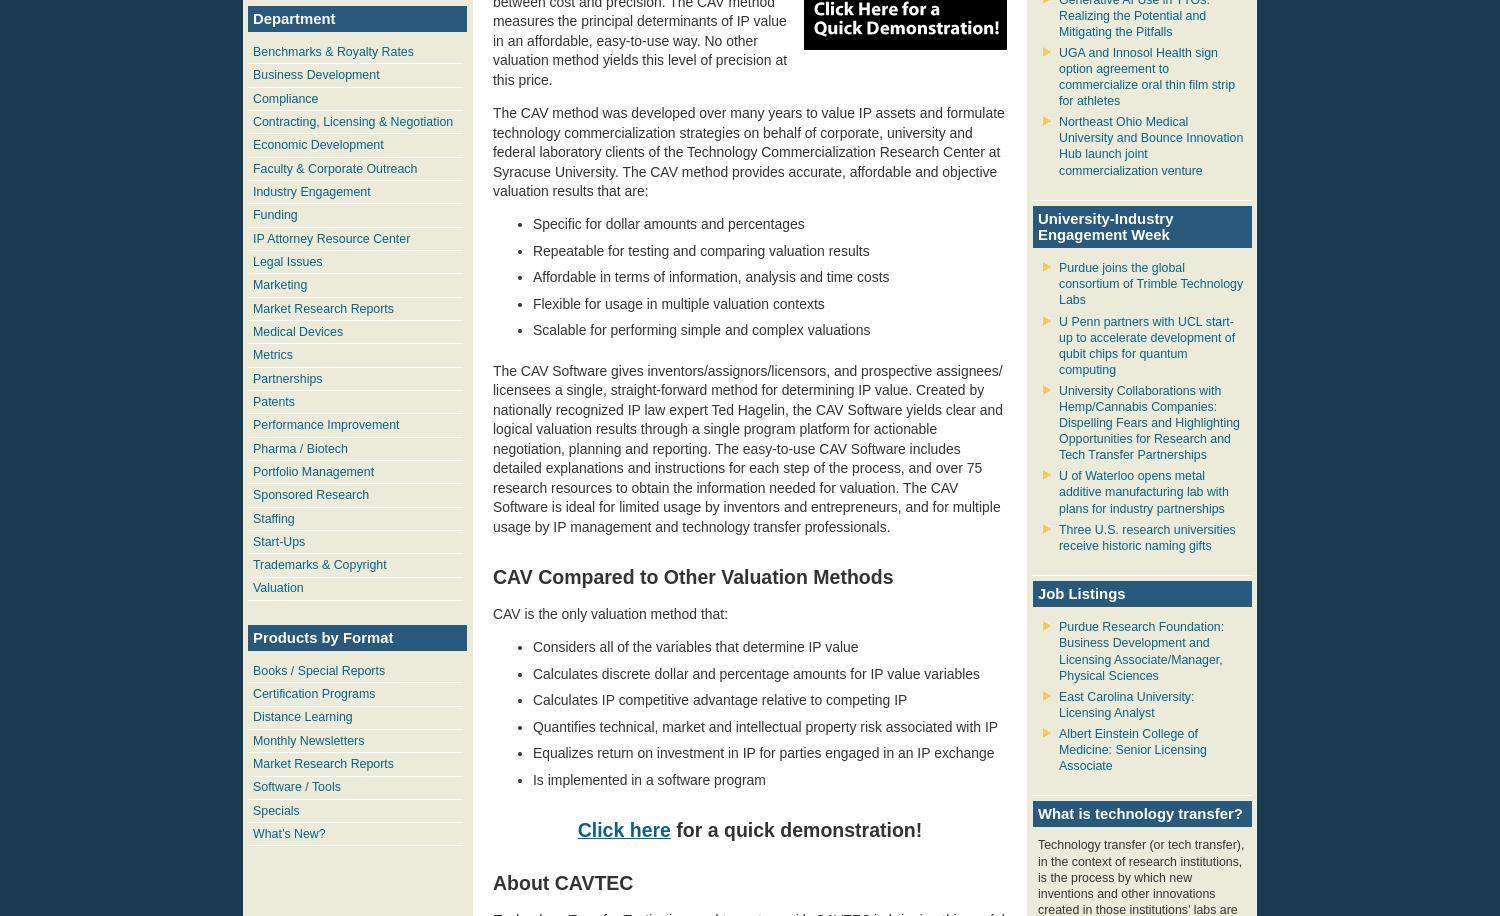 This screenshot has width=1500, height=916. I want to click on 'Scalable for performing simple and complex valuations', so click(700, 329).